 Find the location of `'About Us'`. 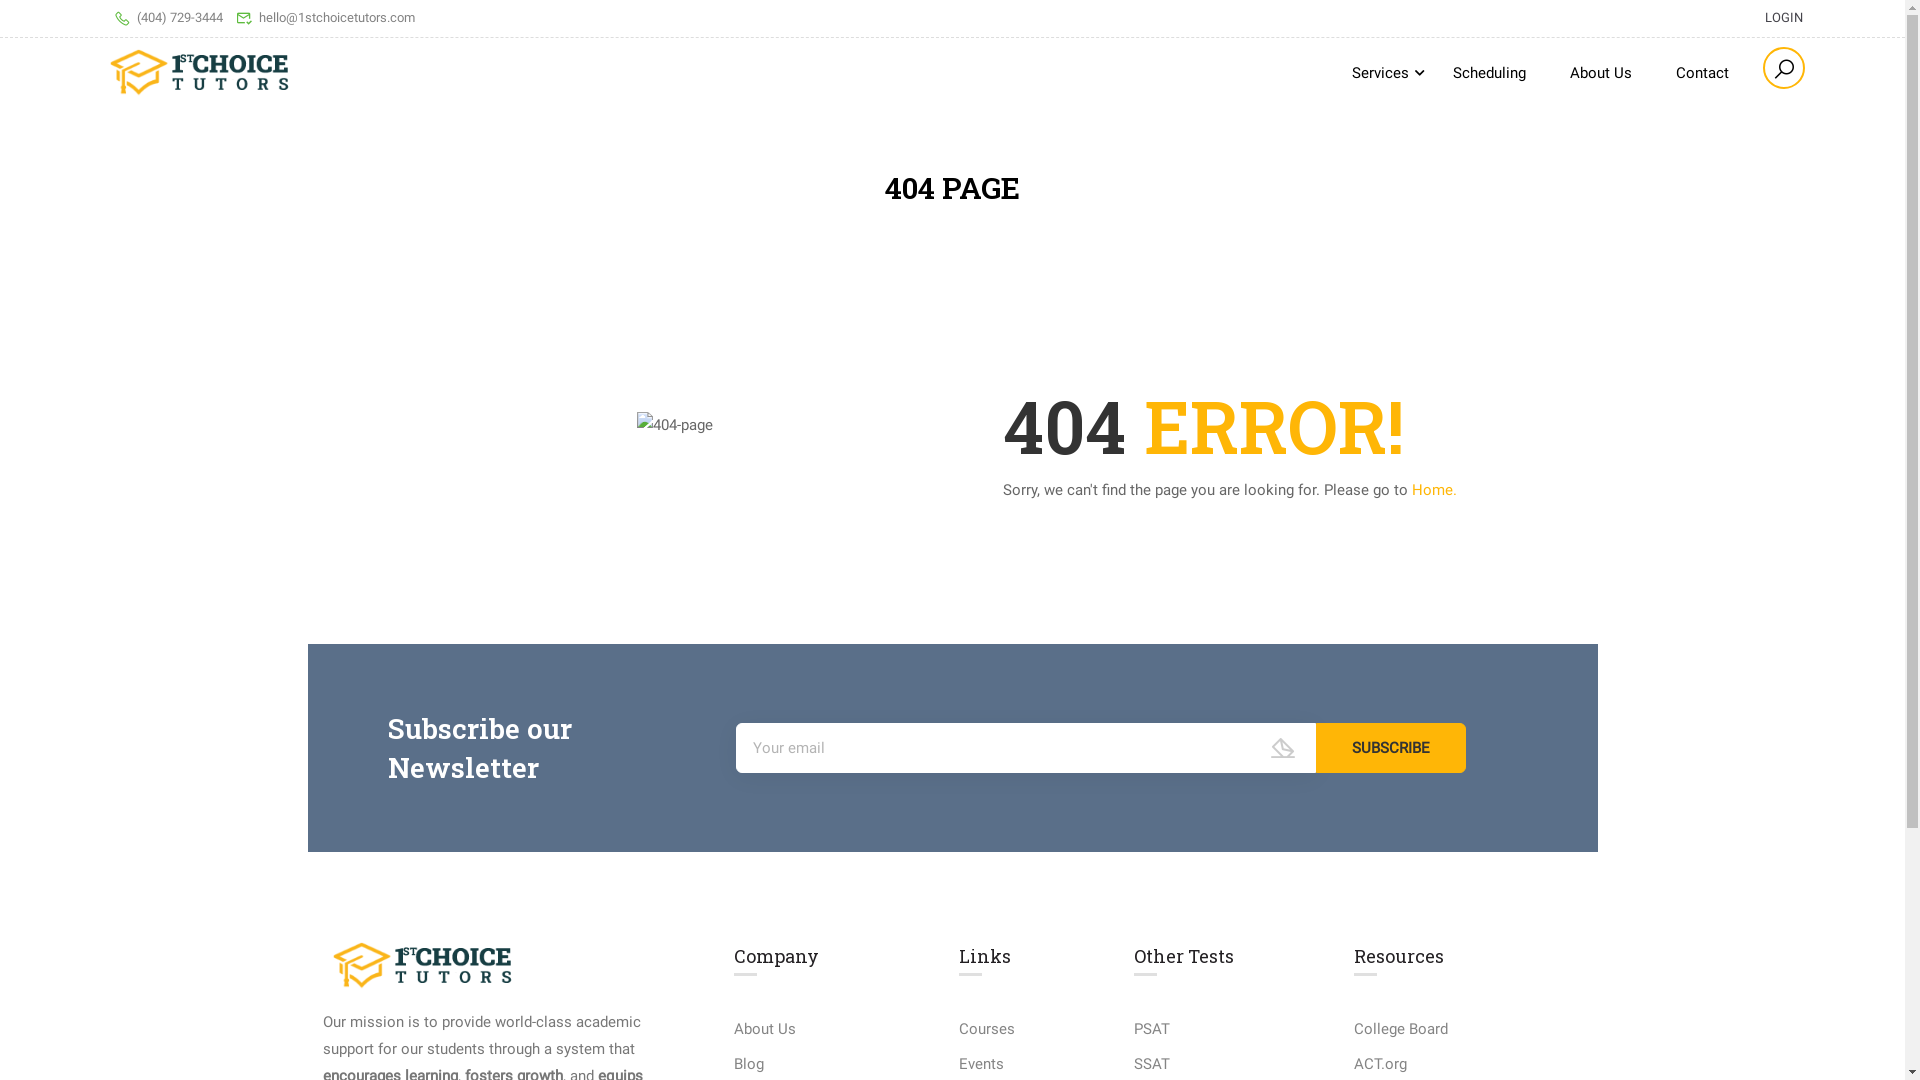

'About Us' is located at coordinates (763, 1029).